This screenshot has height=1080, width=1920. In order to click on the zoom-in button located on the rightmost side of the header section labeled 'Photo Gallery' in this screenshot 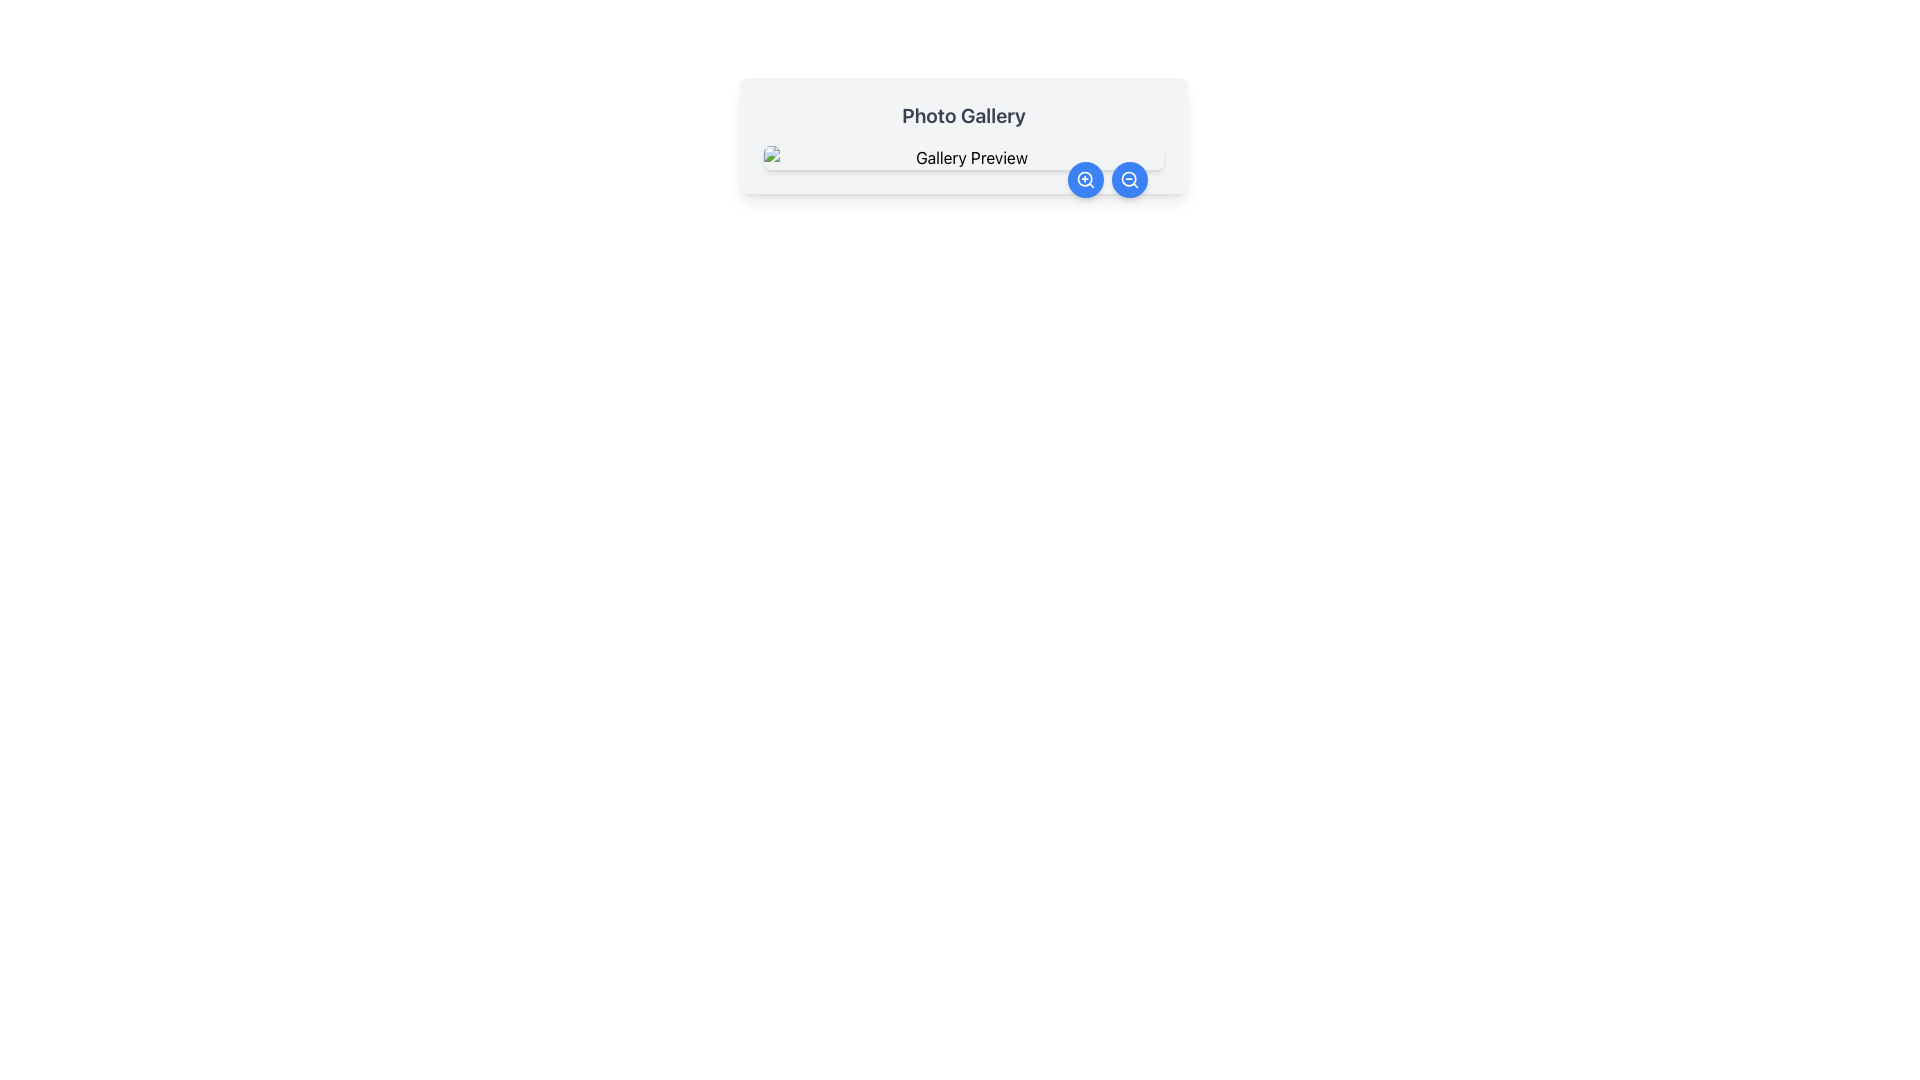, I will do `click(1084, 180)`.